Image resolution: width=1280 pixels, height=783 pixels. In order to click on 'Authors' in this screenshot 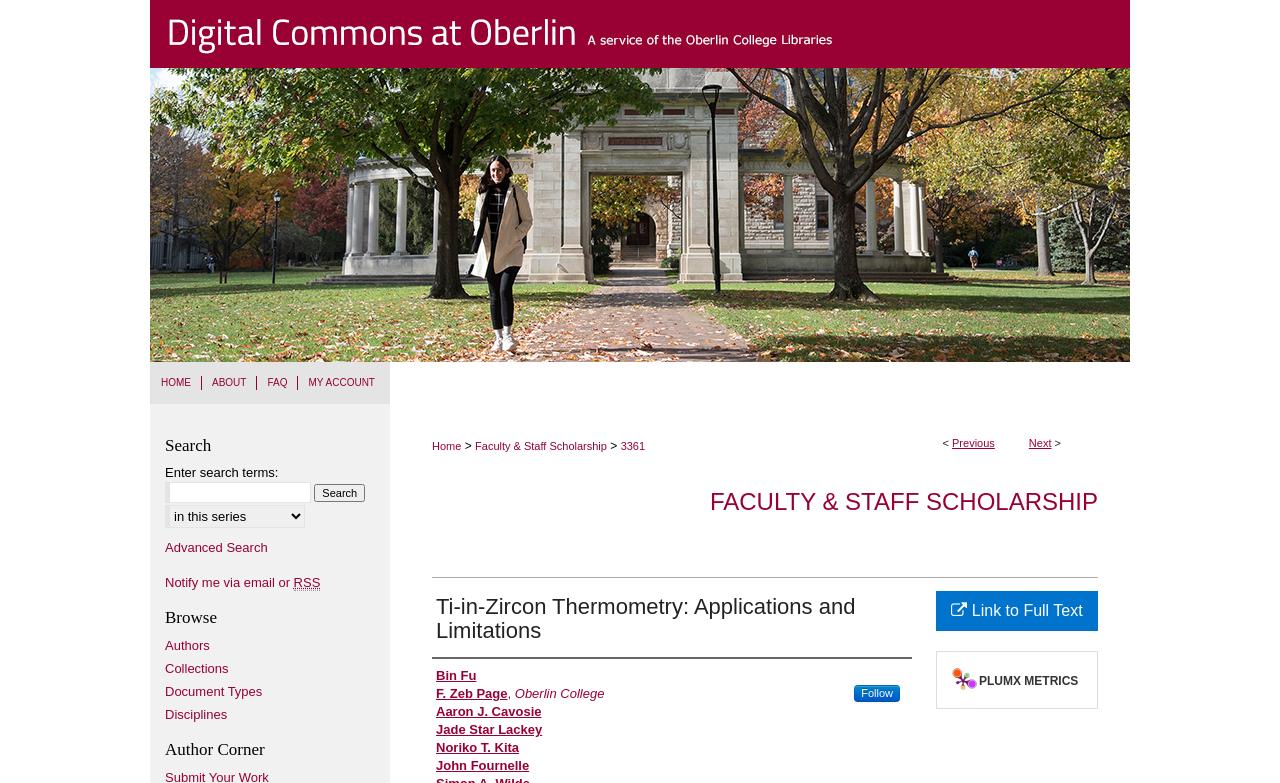, I will do `click(187, 643)`.